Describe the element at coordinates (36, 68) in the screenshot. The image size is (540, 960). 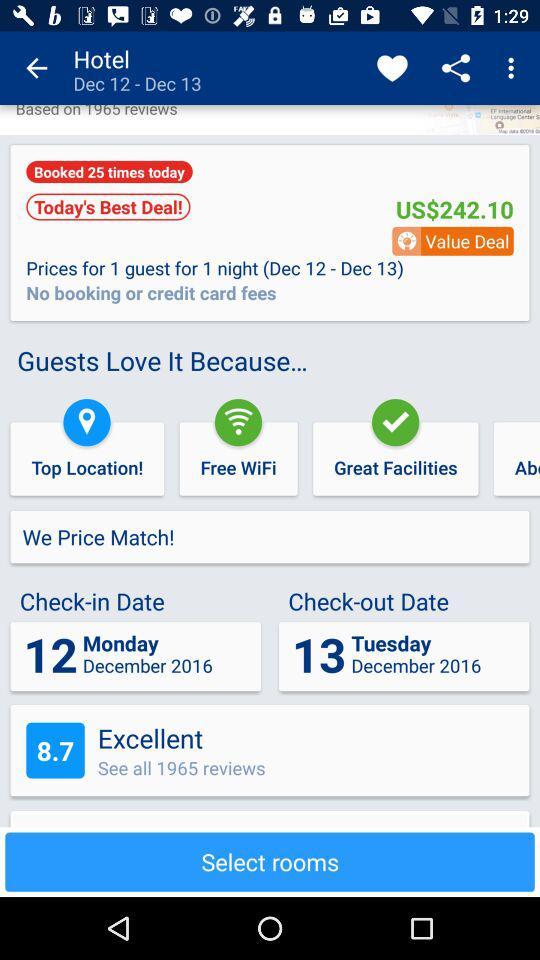
I see `icon to the left of the hotel dec 12 app` at that location.